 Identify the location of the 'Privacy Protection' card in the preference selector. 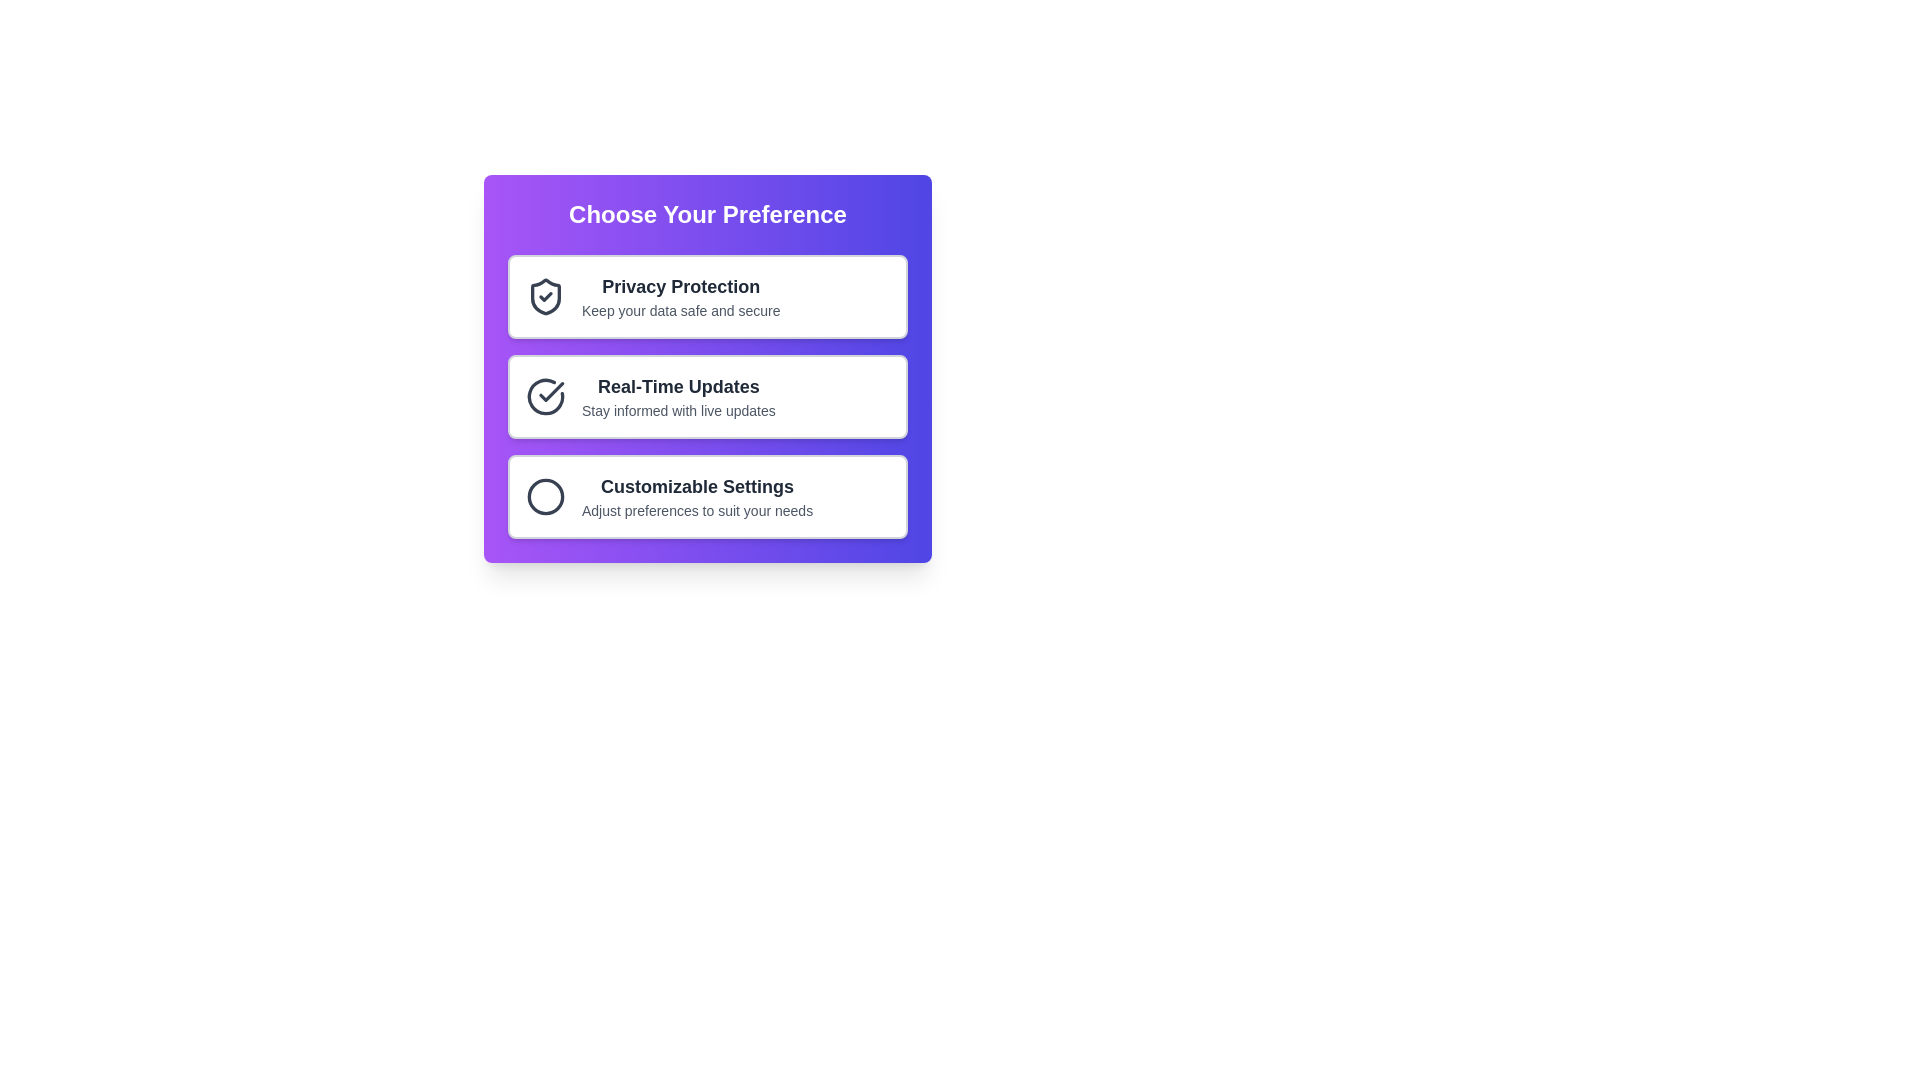
(708, 297).